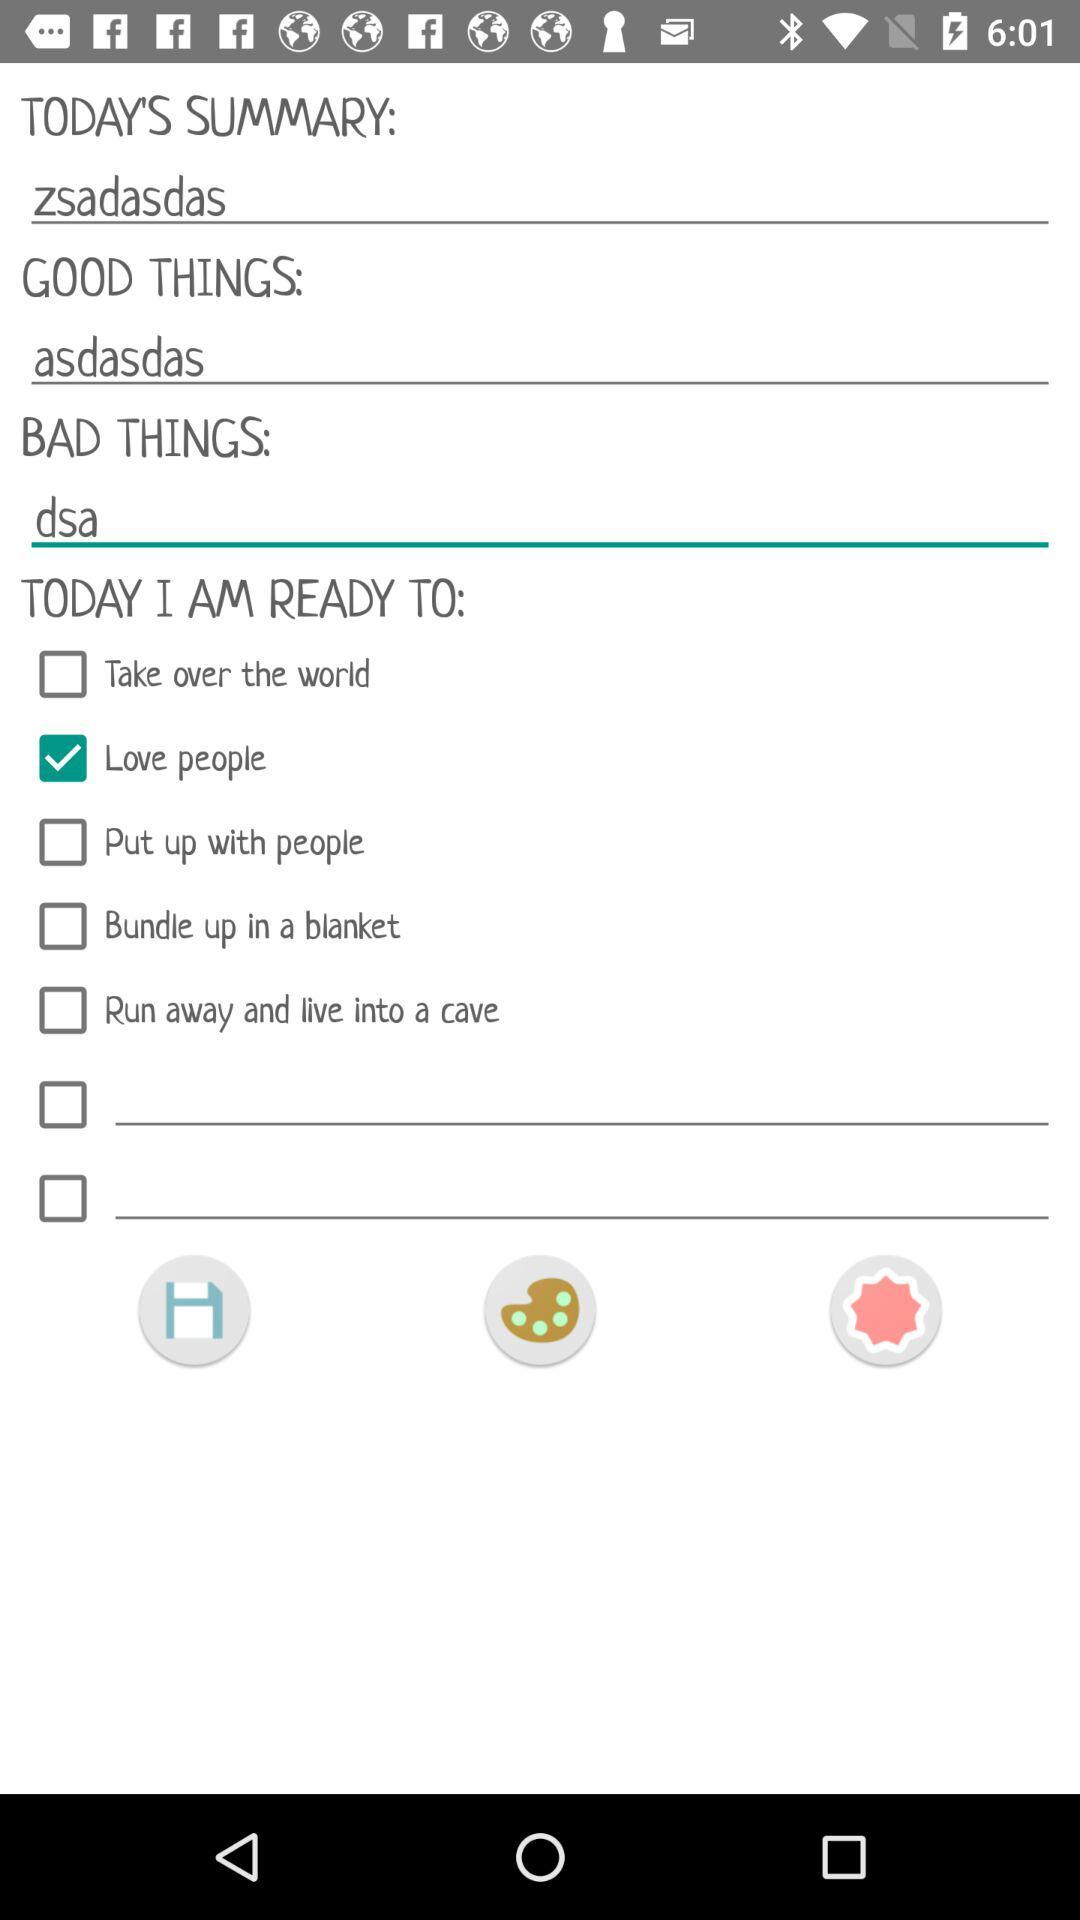 The image size is (1080, 1920). What do you see at coordinates (582, 1098) in the screenshot?
I see `activity` at bounding box center [582, 1098].